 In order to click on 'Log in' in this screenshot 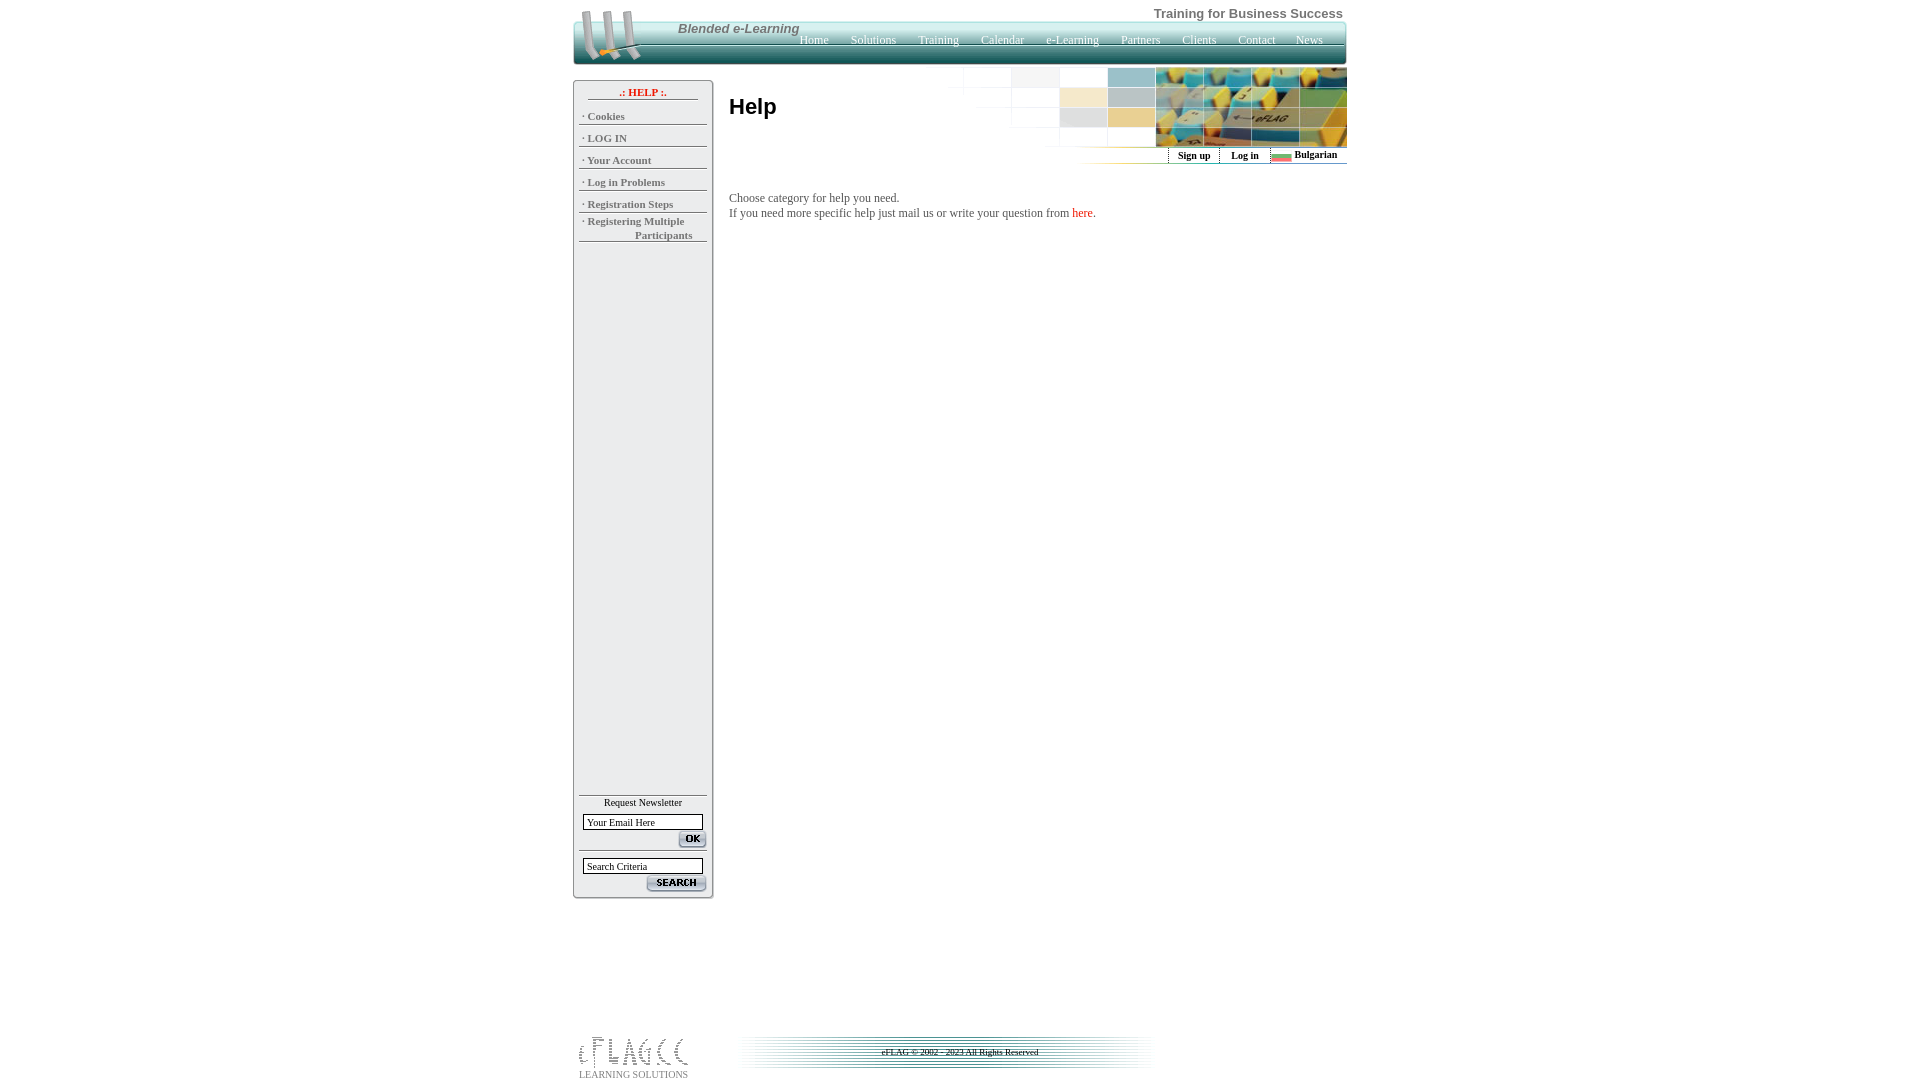, I will do `click(1243, 154)`.